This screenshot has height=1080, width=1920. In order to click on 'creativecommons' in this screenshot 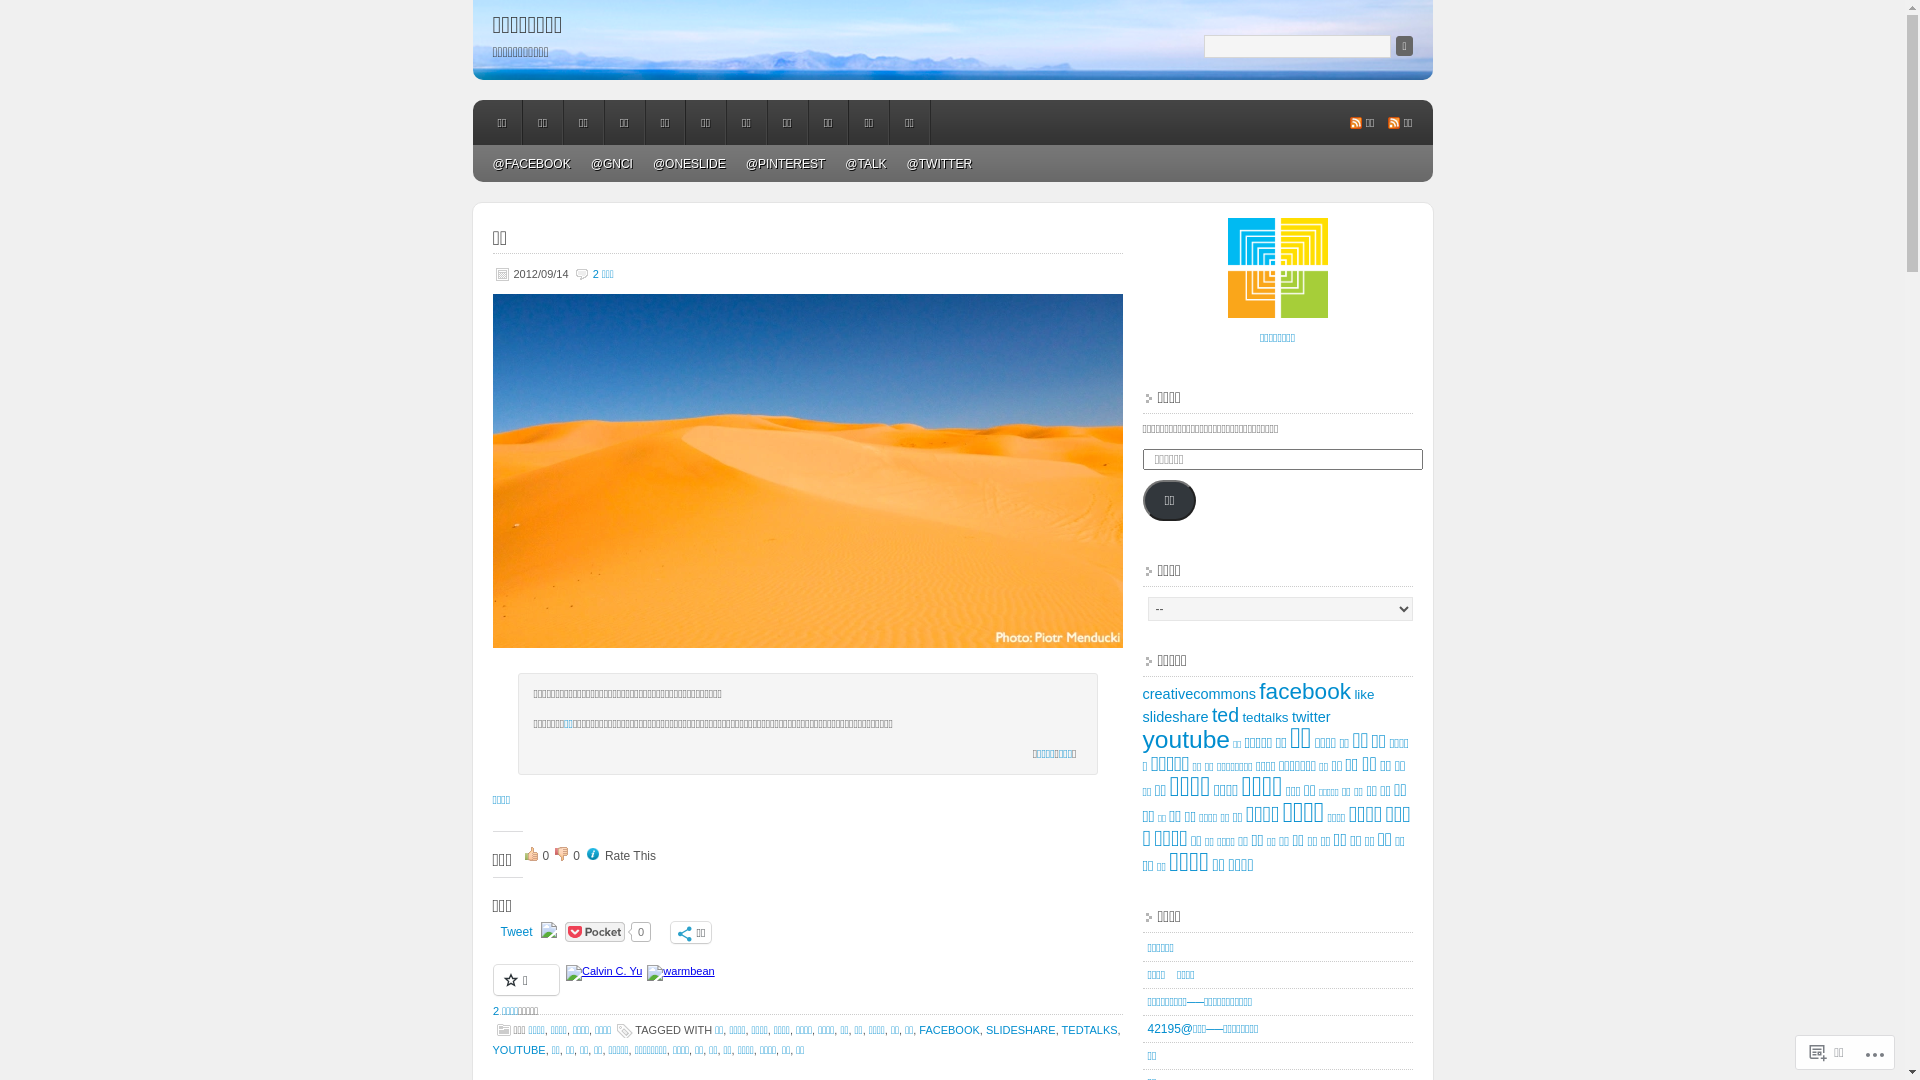, I will do `click(1199, 693)`.